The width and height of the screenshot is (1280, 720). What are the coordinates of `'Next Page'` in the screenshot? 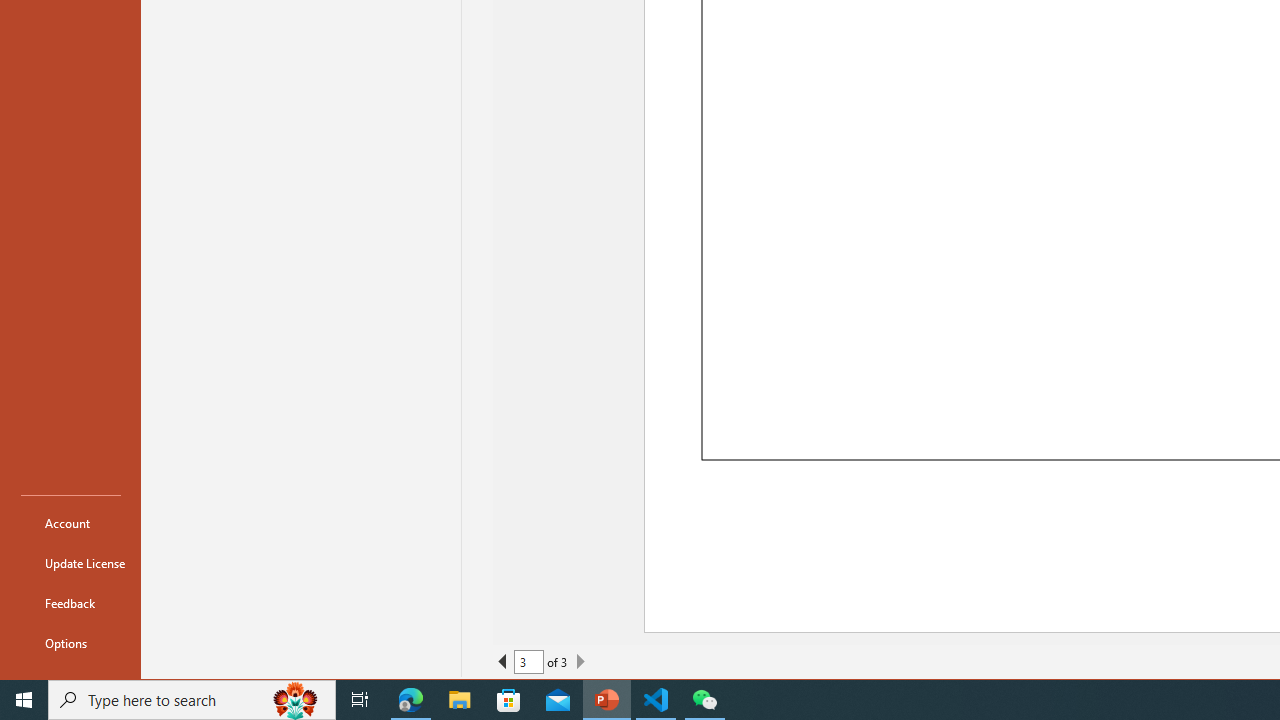 It's located at (579, 662).